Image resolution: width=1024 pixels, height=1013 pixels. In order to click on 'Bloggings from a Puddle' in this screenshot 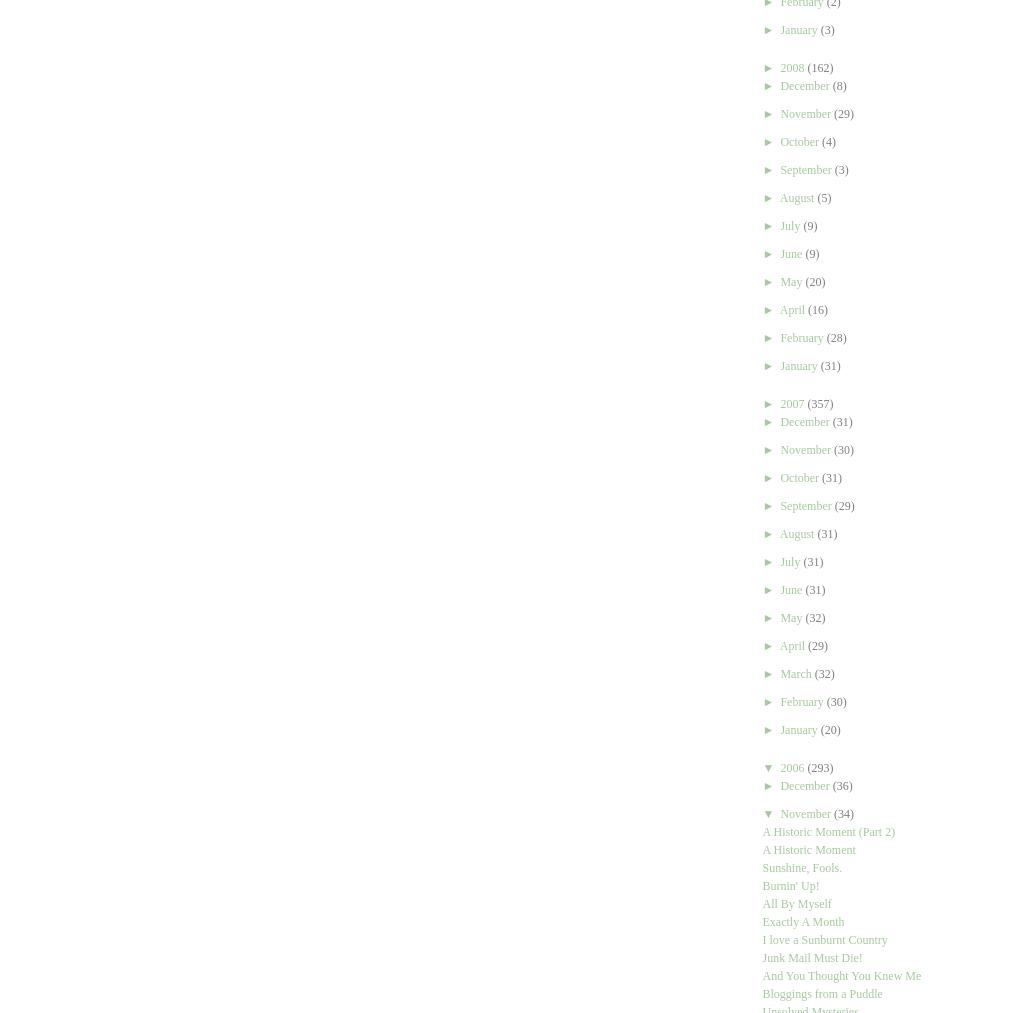, I will do `click(760, 993)`.